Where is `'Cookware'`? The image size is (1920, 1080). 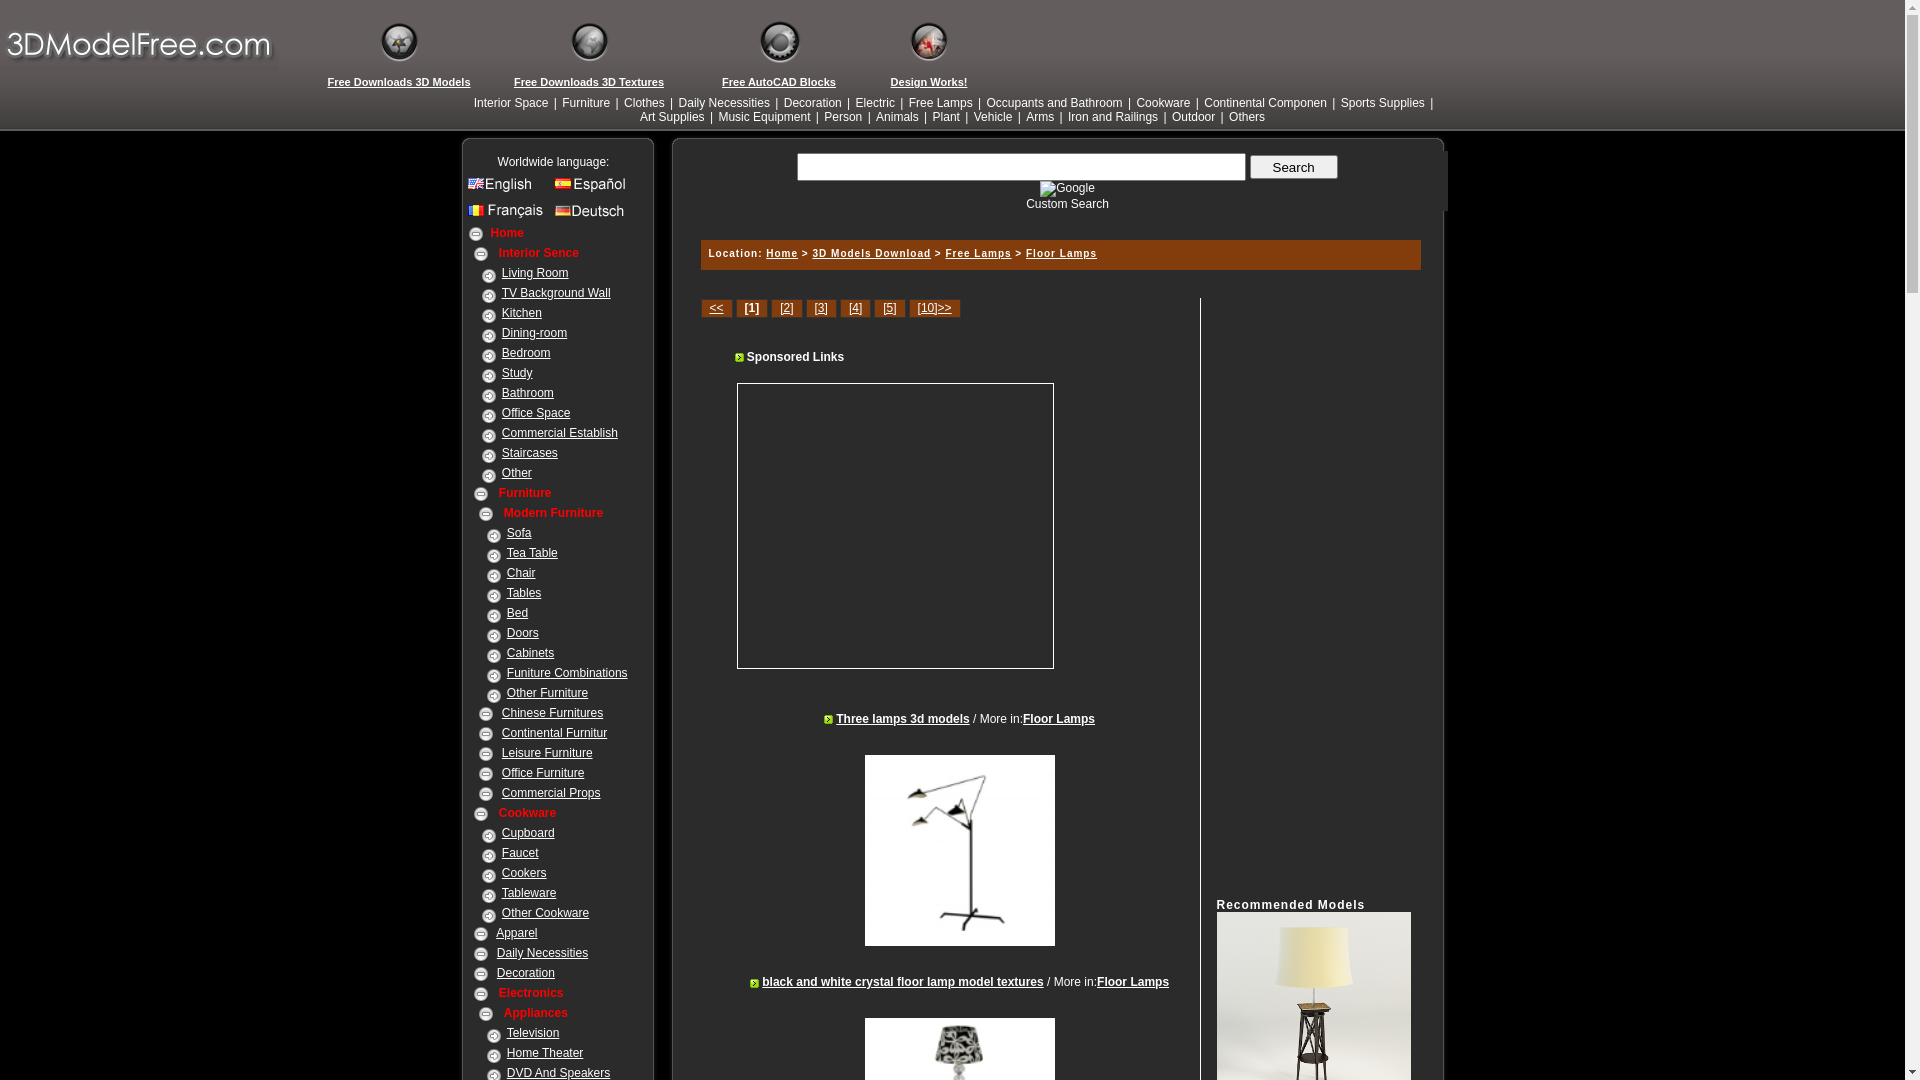 'Cookware' is located at coordinates (1162, 103).